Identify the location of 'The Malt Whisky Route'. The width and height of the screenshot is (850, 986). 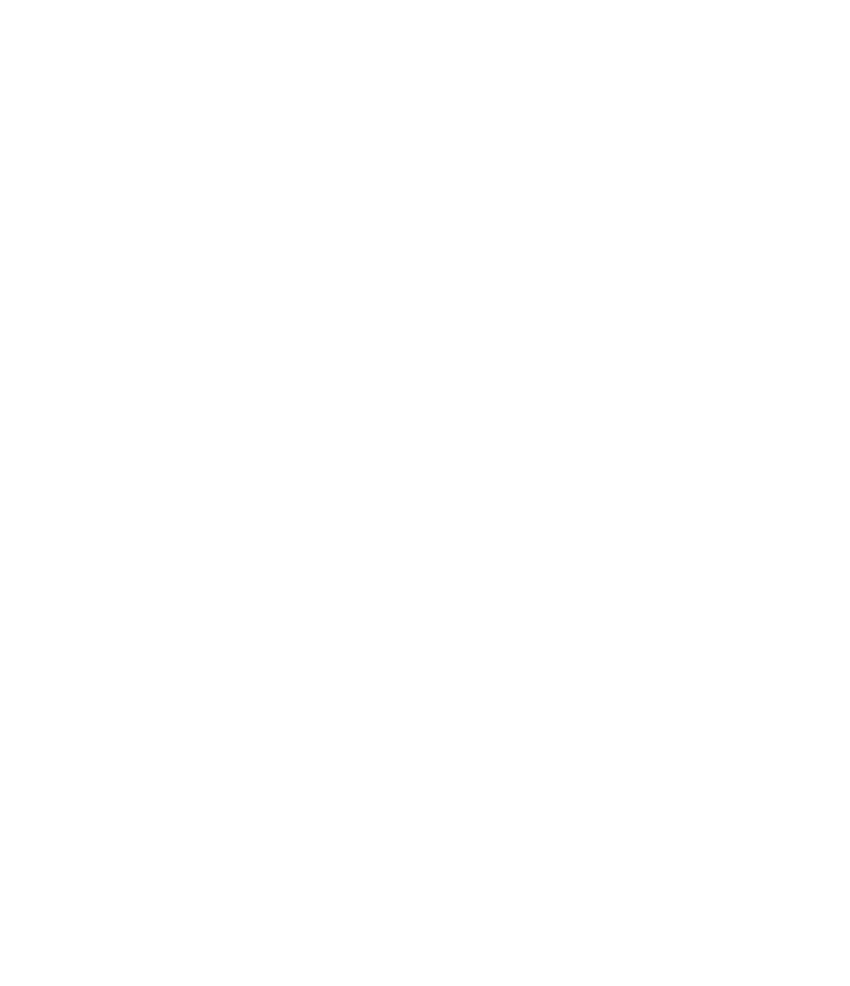
(244, 747).